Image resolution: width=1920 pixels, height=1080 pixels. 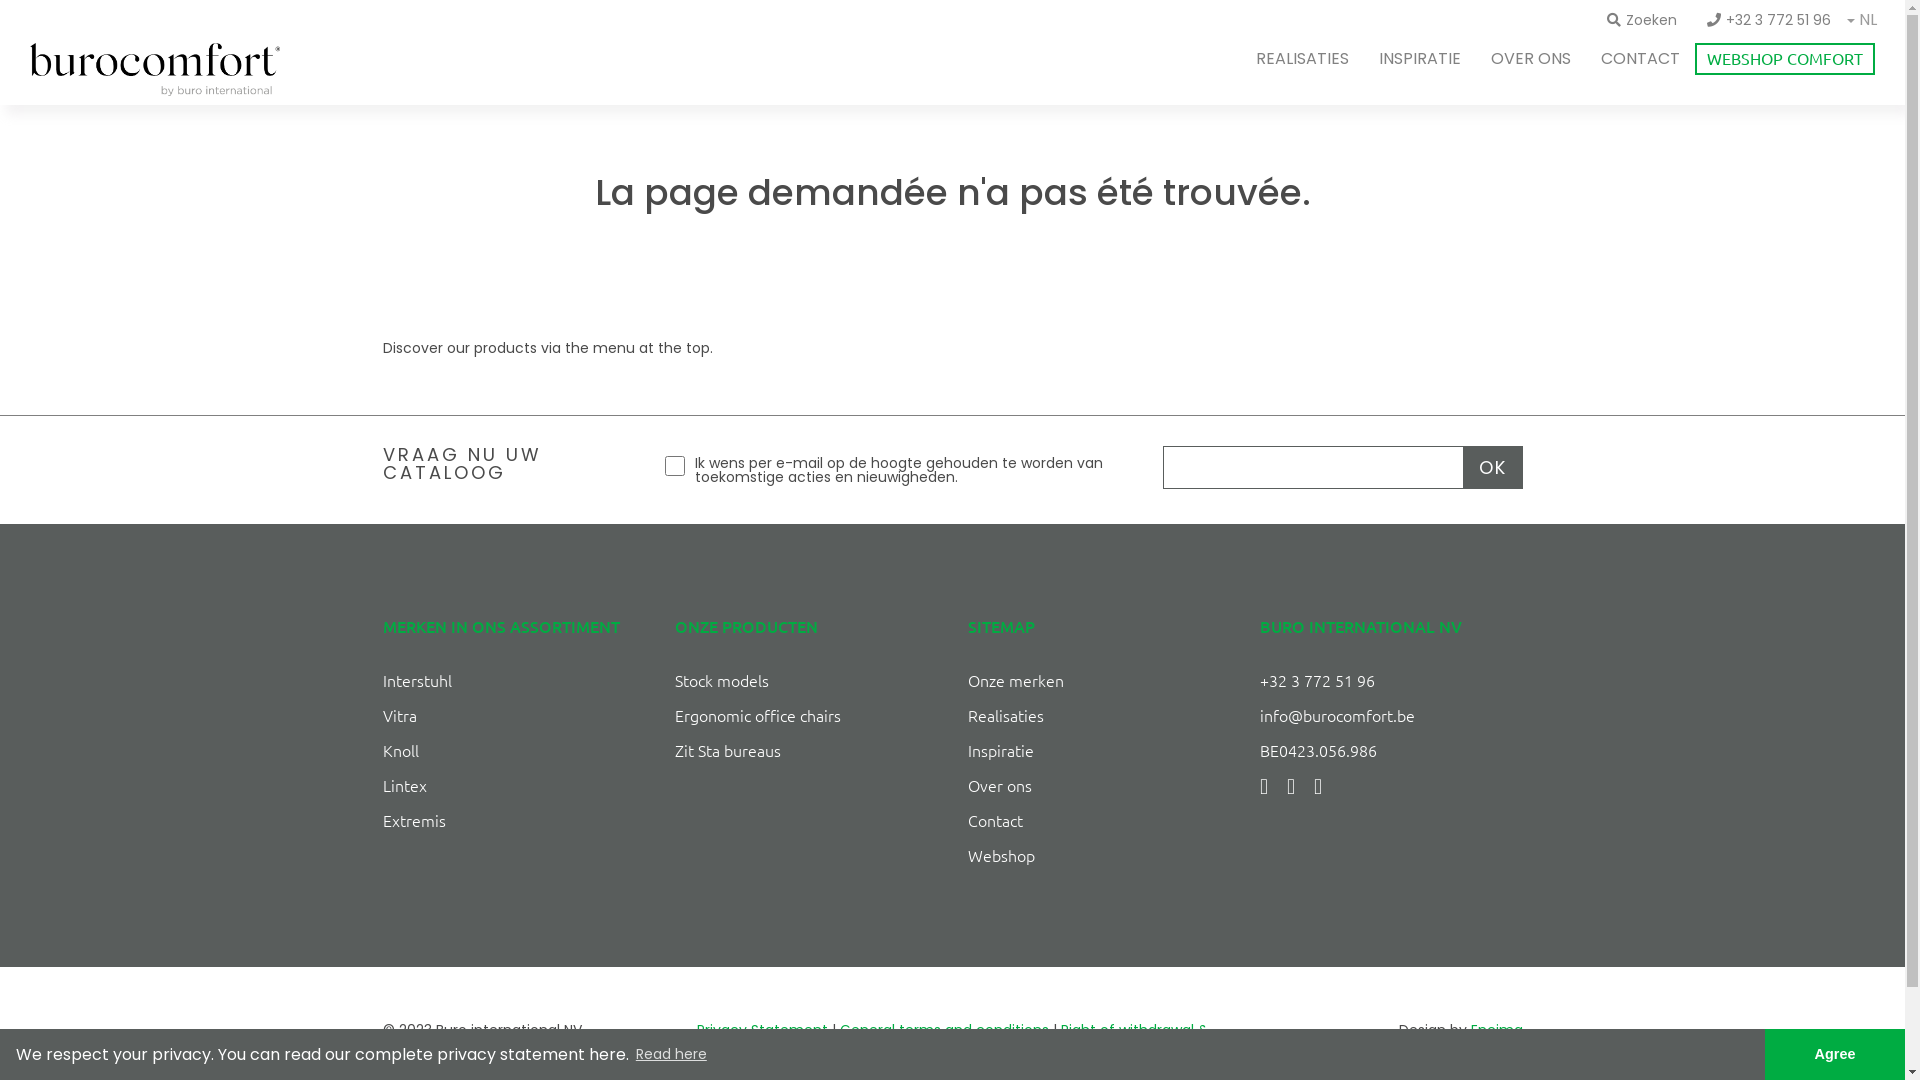 What do you see at coordinates (1492, 467) in the screenshot?
I see `'OK'` at bounding box center [1492, 467].